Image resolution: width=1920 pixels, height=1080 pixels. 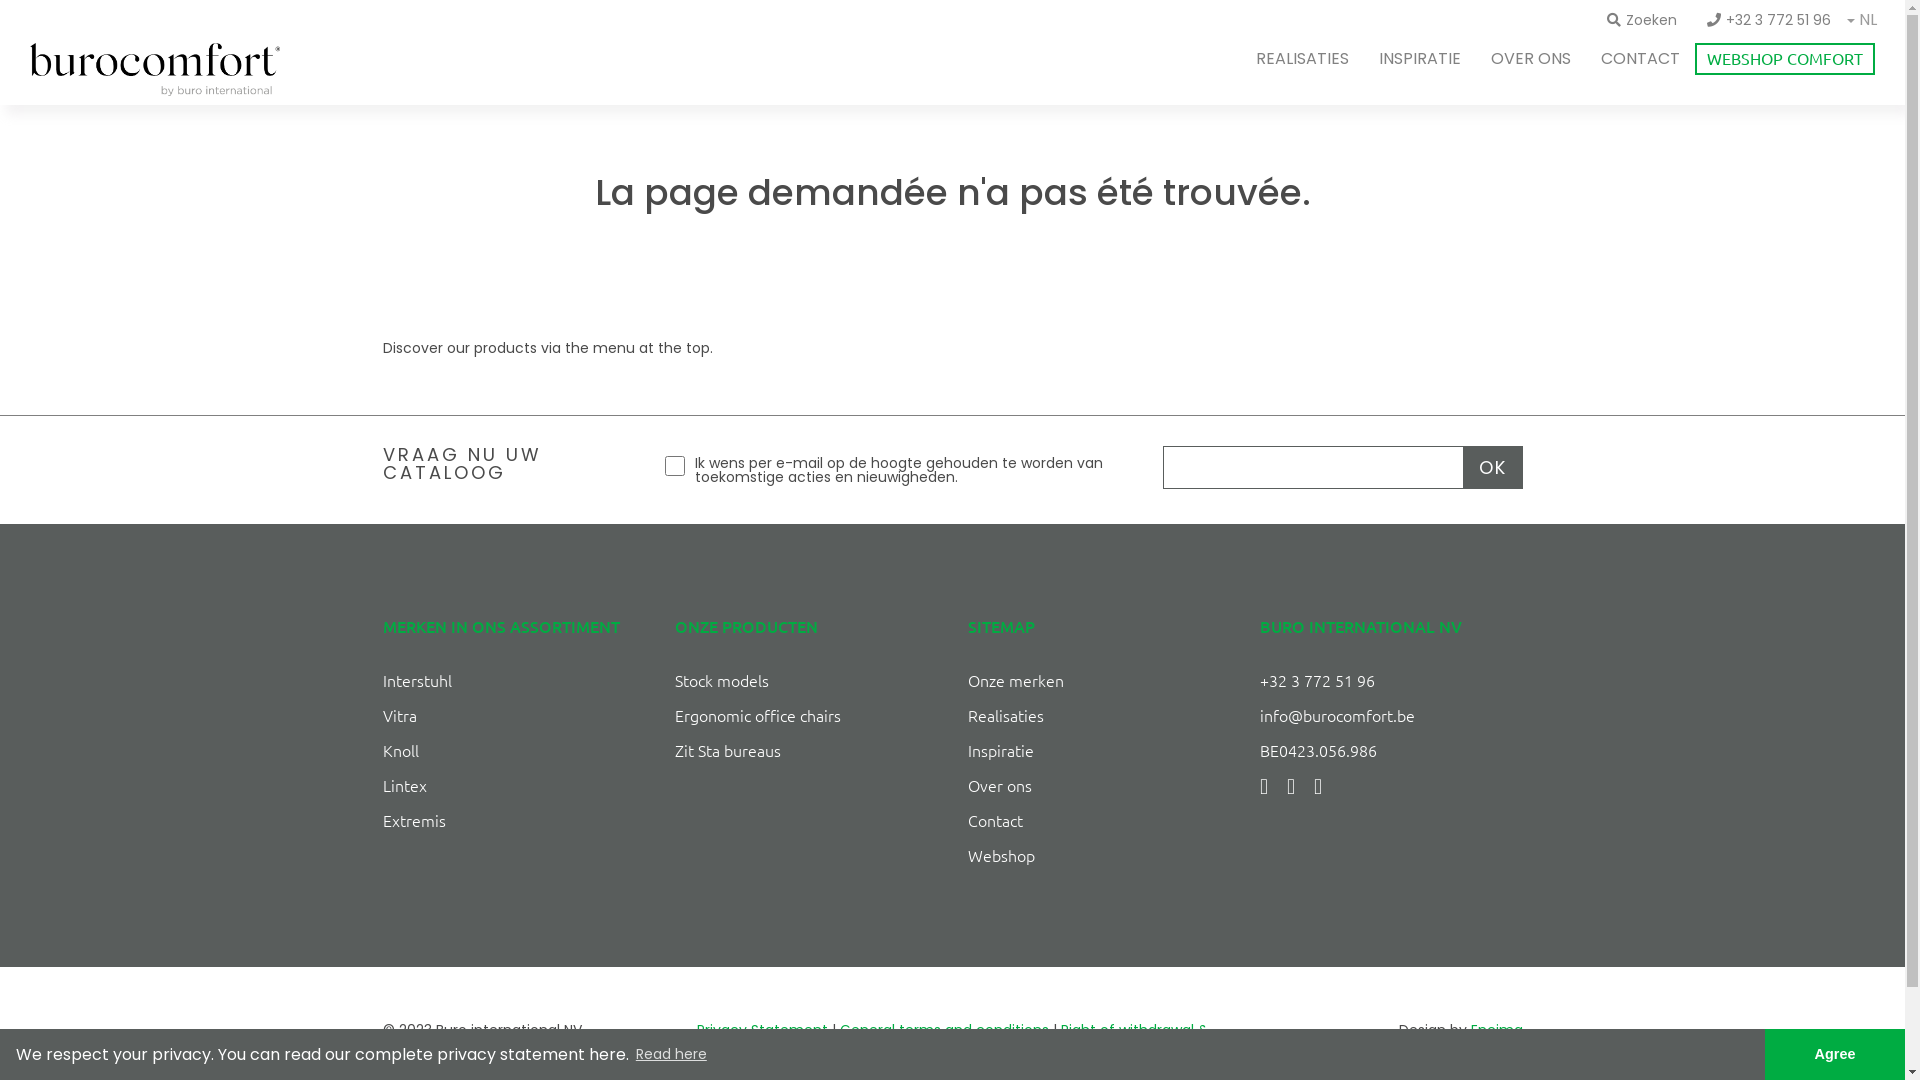 What do you see at coordinates (1492, 467) in the screenshot?
I see `'OK'` at bounding box center [1492, 467].